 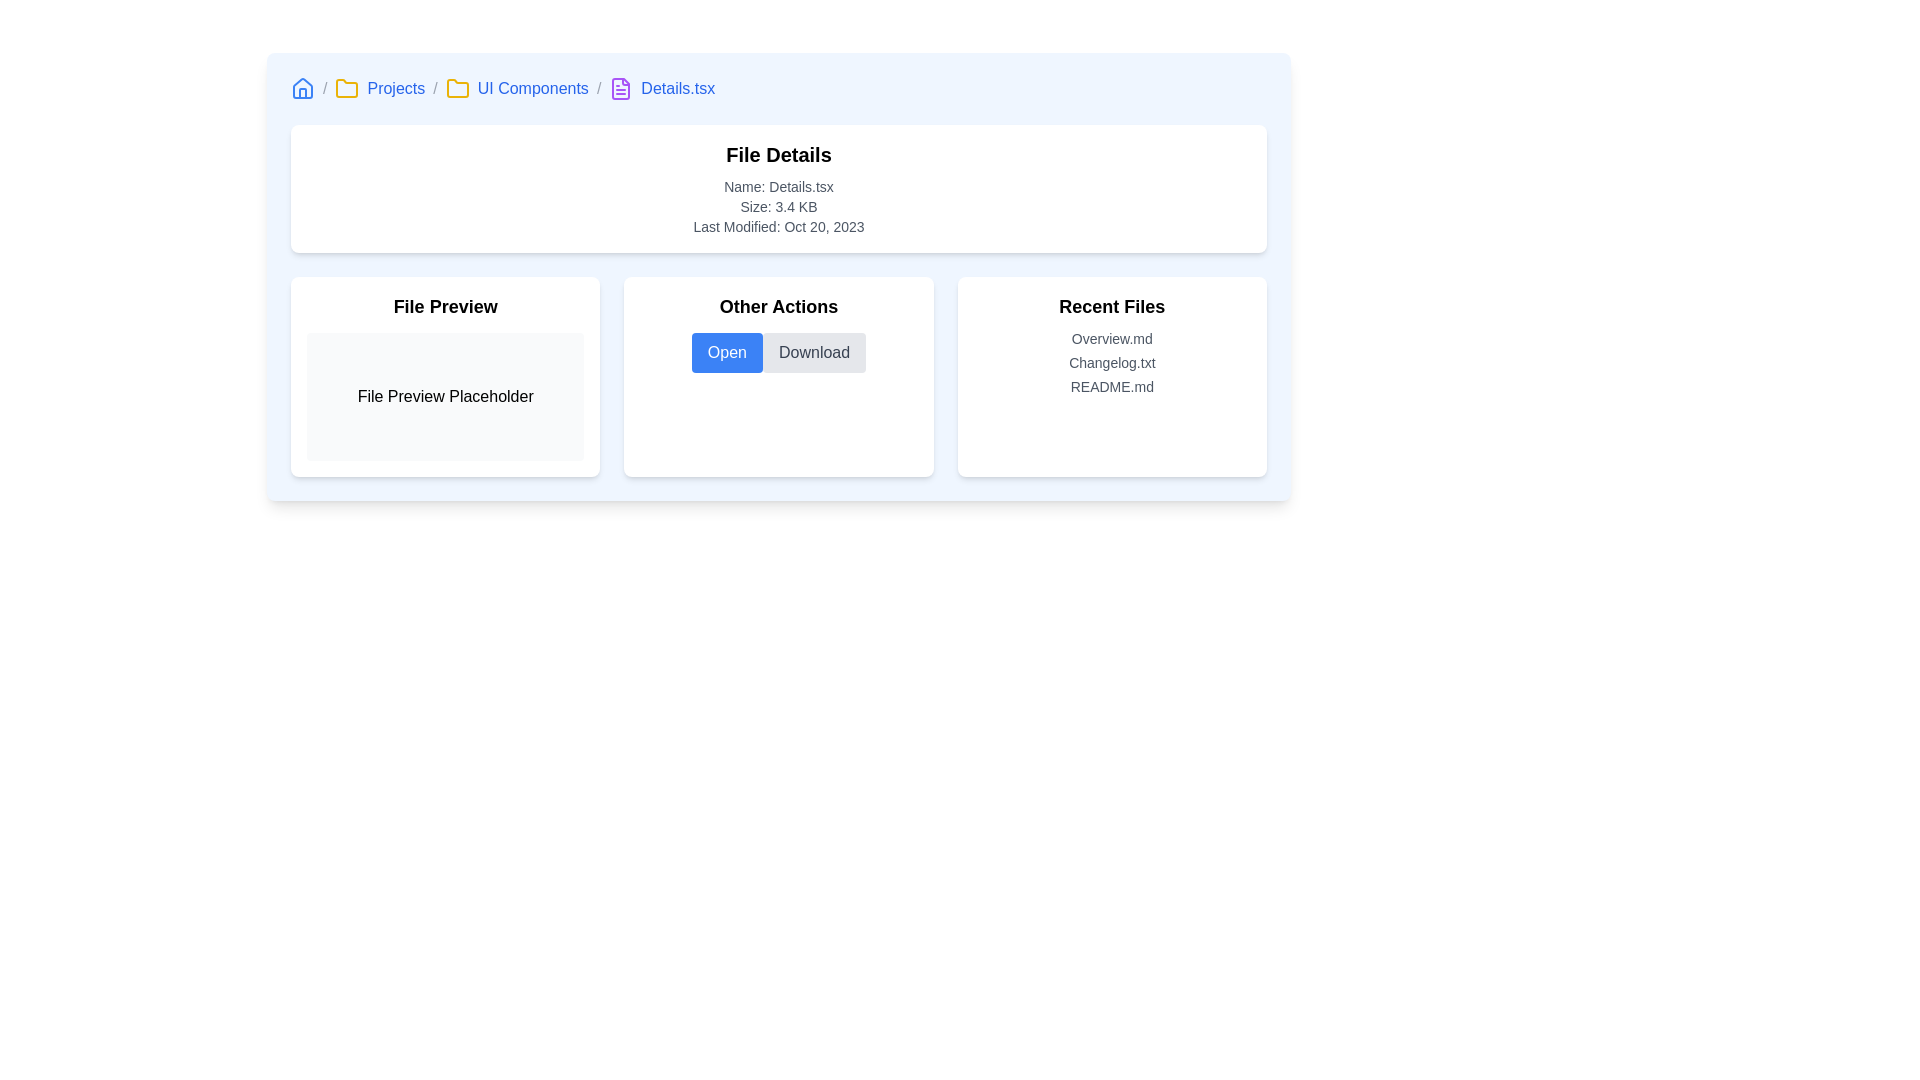 What do you see at coordinates (620, 87) in the screenshot?
I see `the icon indicating the type or nature of the item 'Details.tsx', which is located at the far right of the breadcrumb navigation bar, immediately to the right of the text 'Details.tsx'` at bounding box center [620, 87].